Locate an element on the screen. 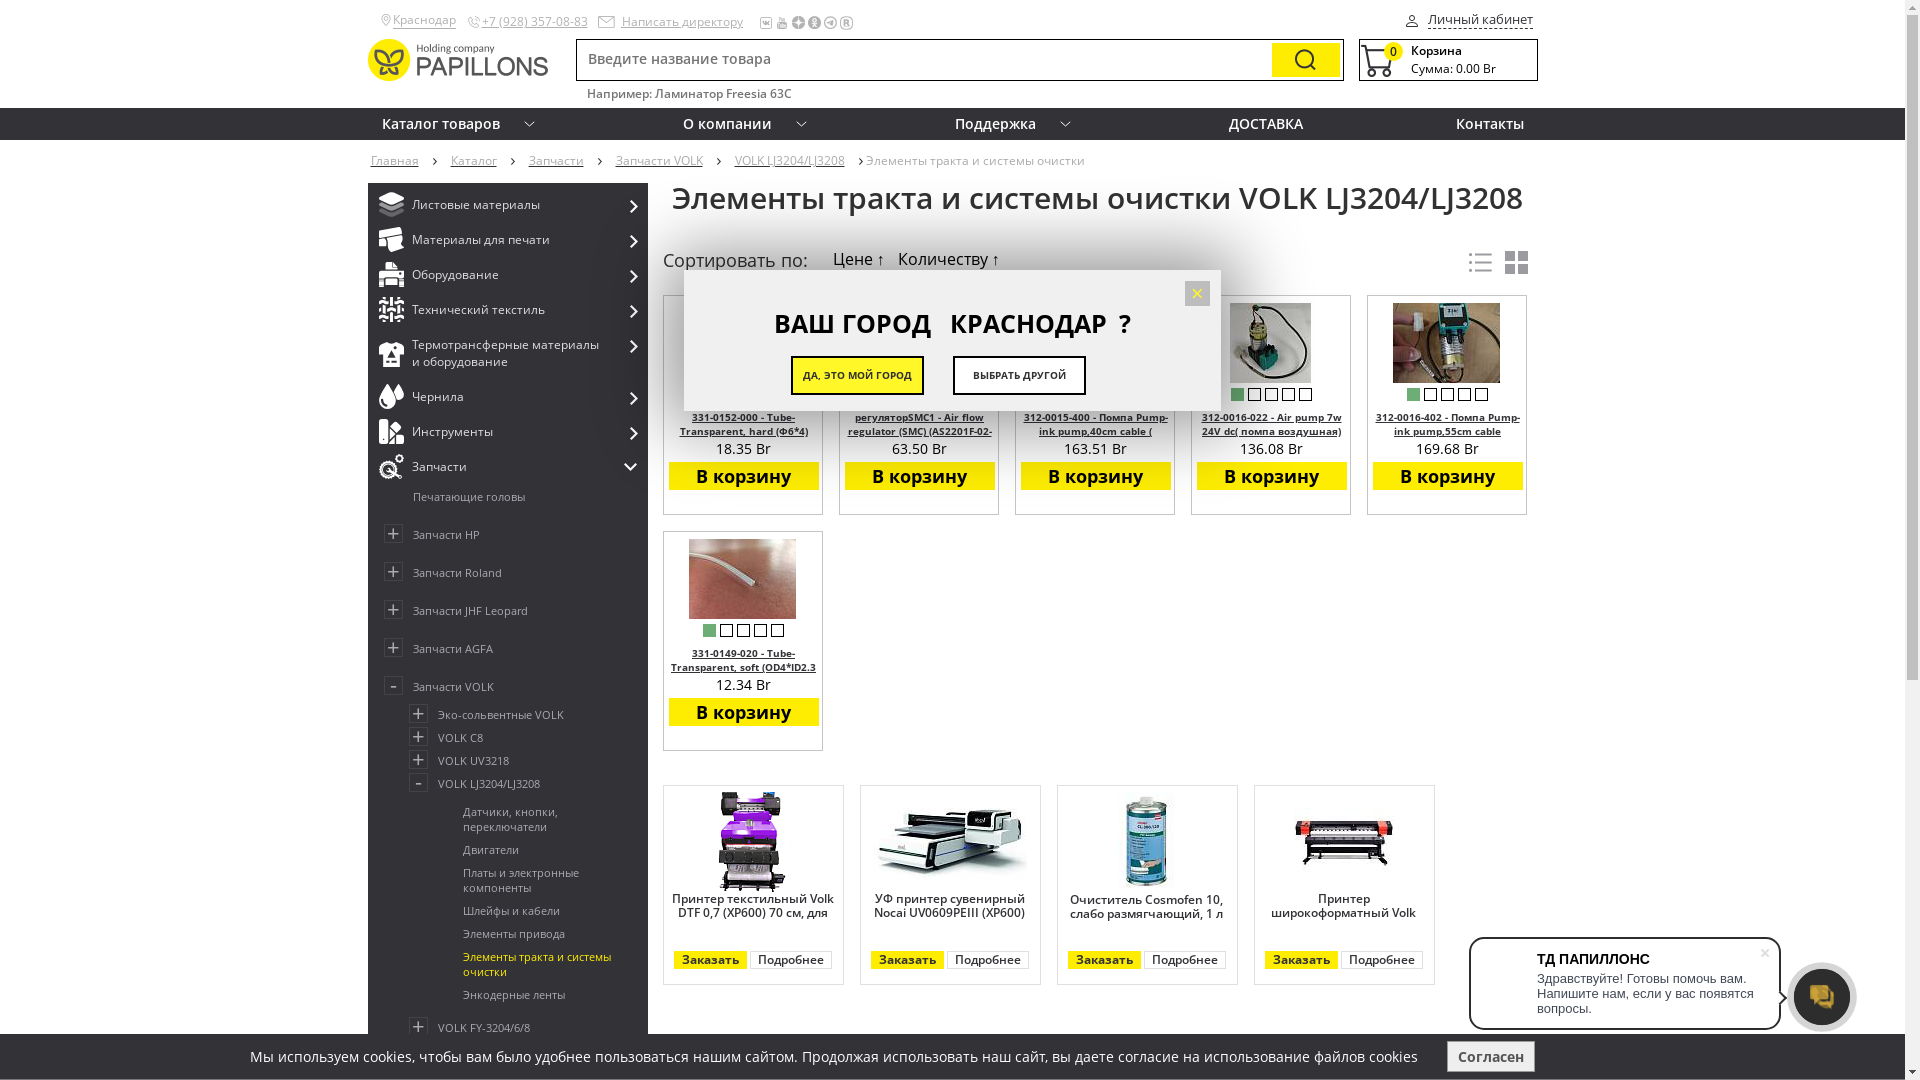 The image size is (1920, 1080). '+7 (928) 357-08-83' is located at coordinates (534, 21).